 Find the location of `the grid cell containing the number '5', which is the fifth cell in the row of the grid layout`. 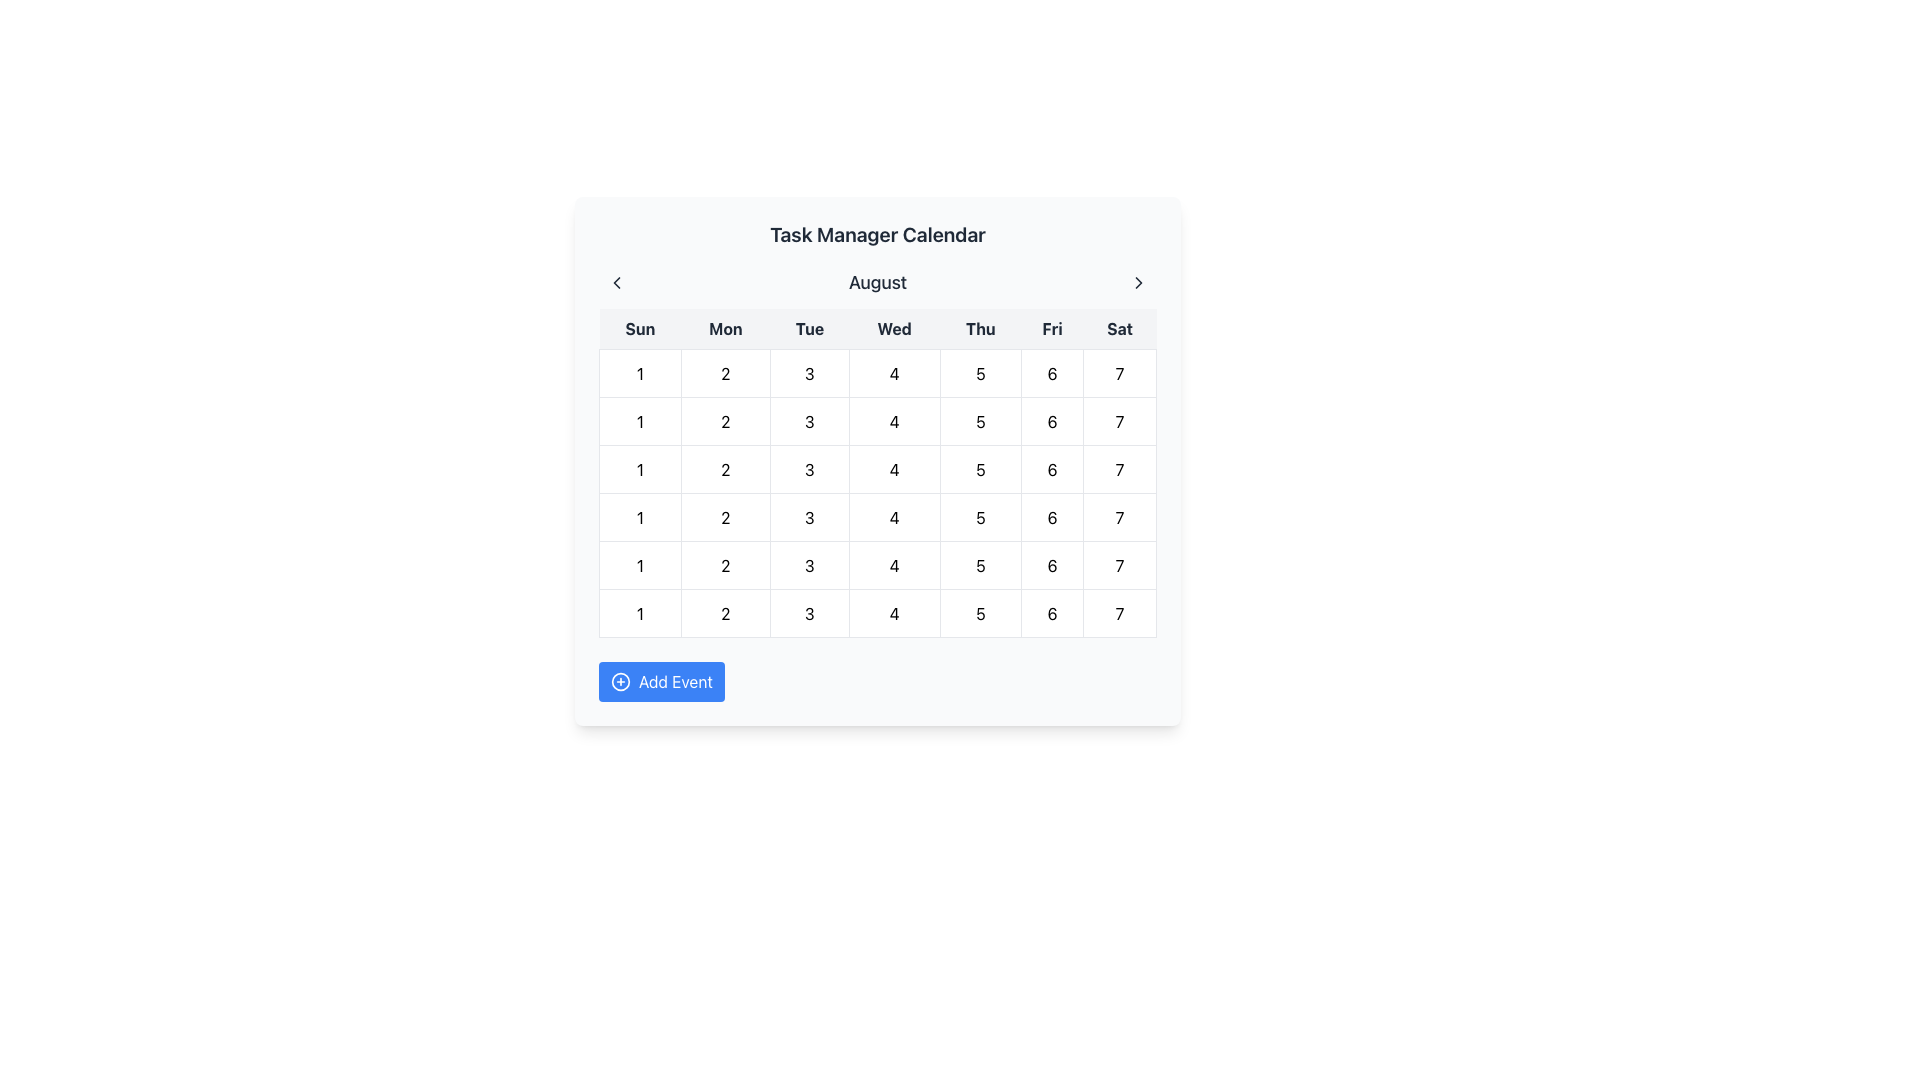

the grid cell containing the number '5', which is the fifth cell in the row of the grid layout is located at coordinates (980, 612).